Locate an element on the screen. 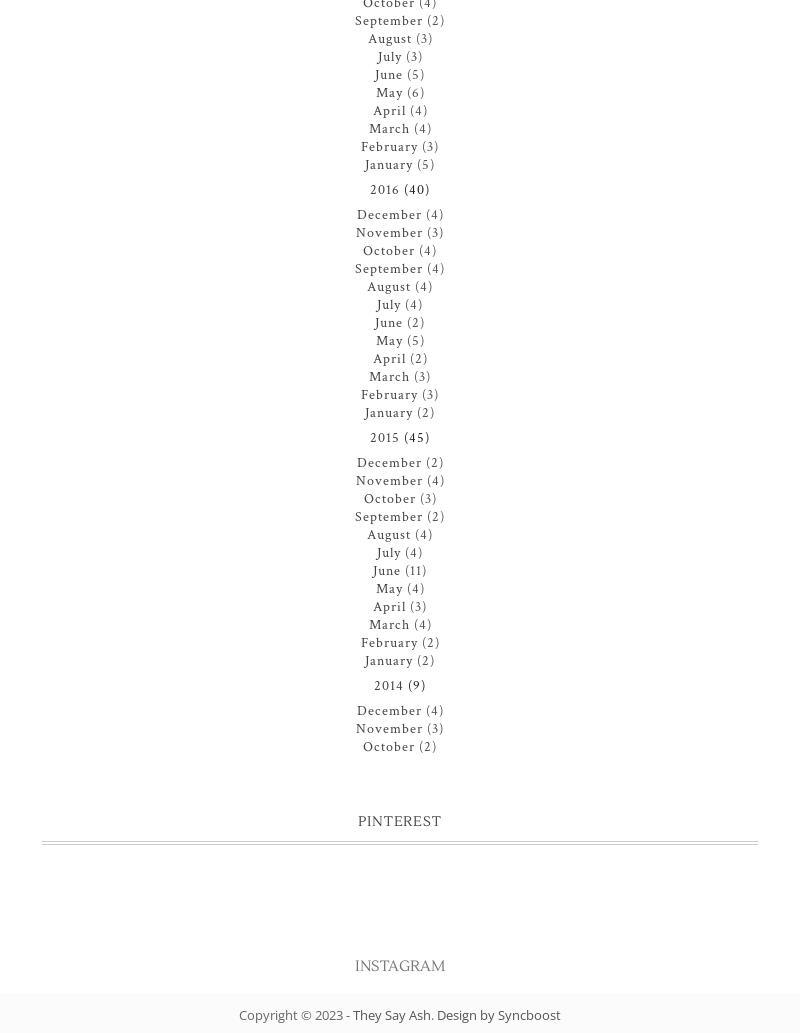 This screenshot has width=800, height=1033. '(6)' is located at coordinates (415, 92).